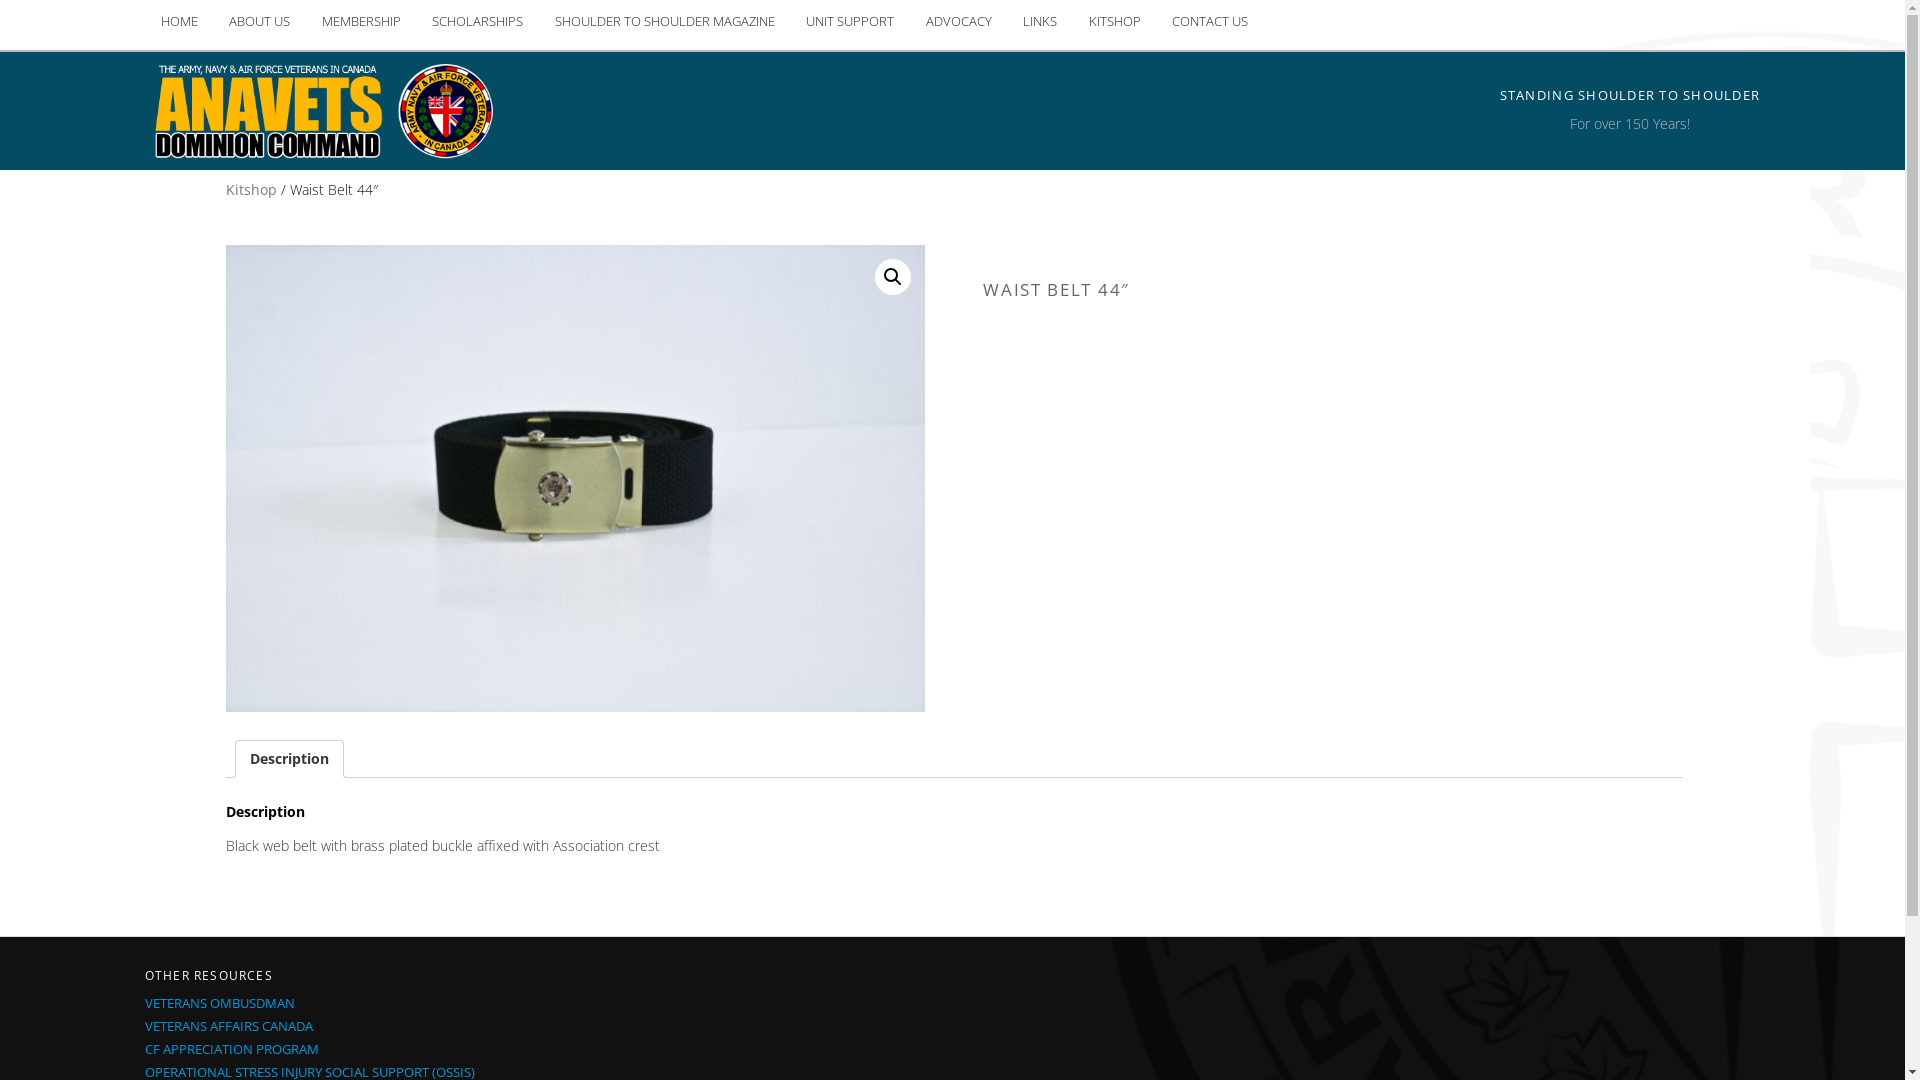  What do you see at coordinates (1040, 21) in the screenshot?
I see `'LINKS'` at bounding box center [1040, 21].